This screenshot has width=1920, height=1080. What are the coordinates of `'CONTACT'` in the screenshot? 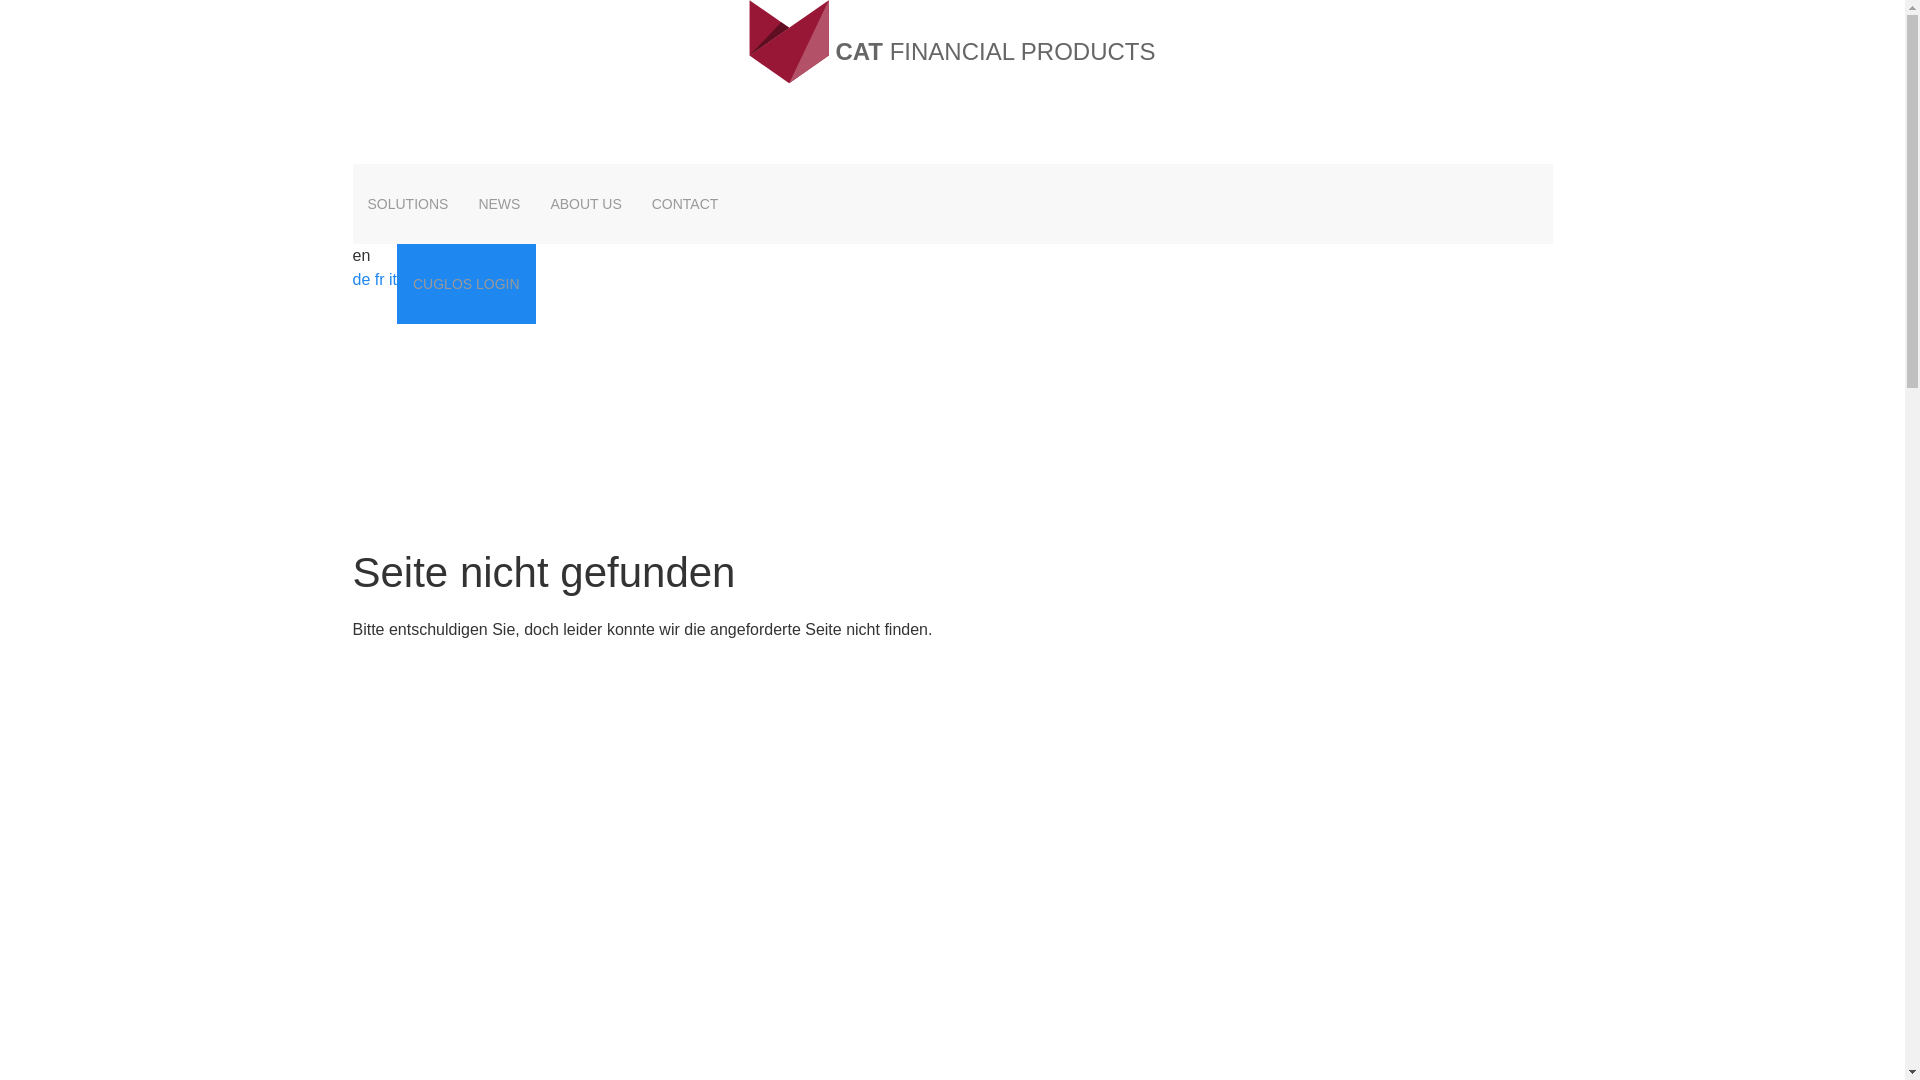 It's located at (685, 204).